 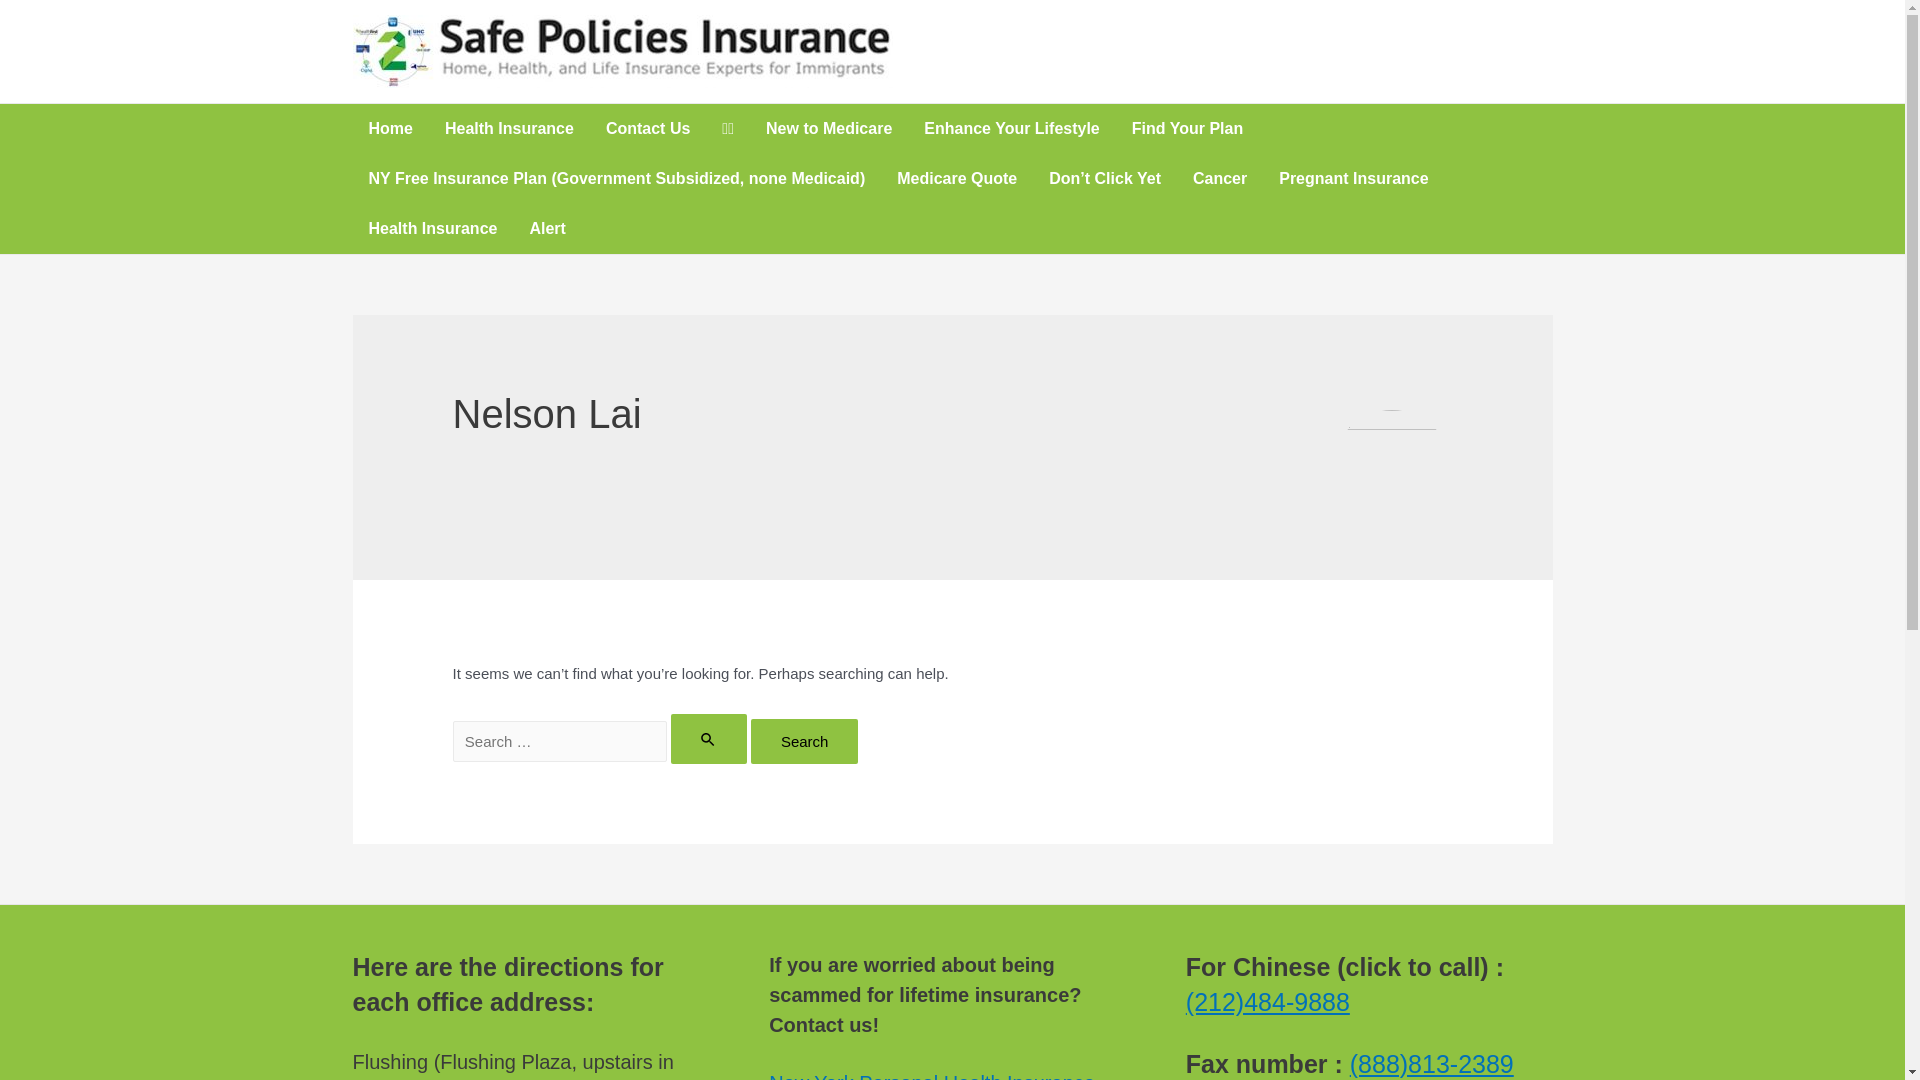 I want to click on 'Home', so click(x=389, y=128).